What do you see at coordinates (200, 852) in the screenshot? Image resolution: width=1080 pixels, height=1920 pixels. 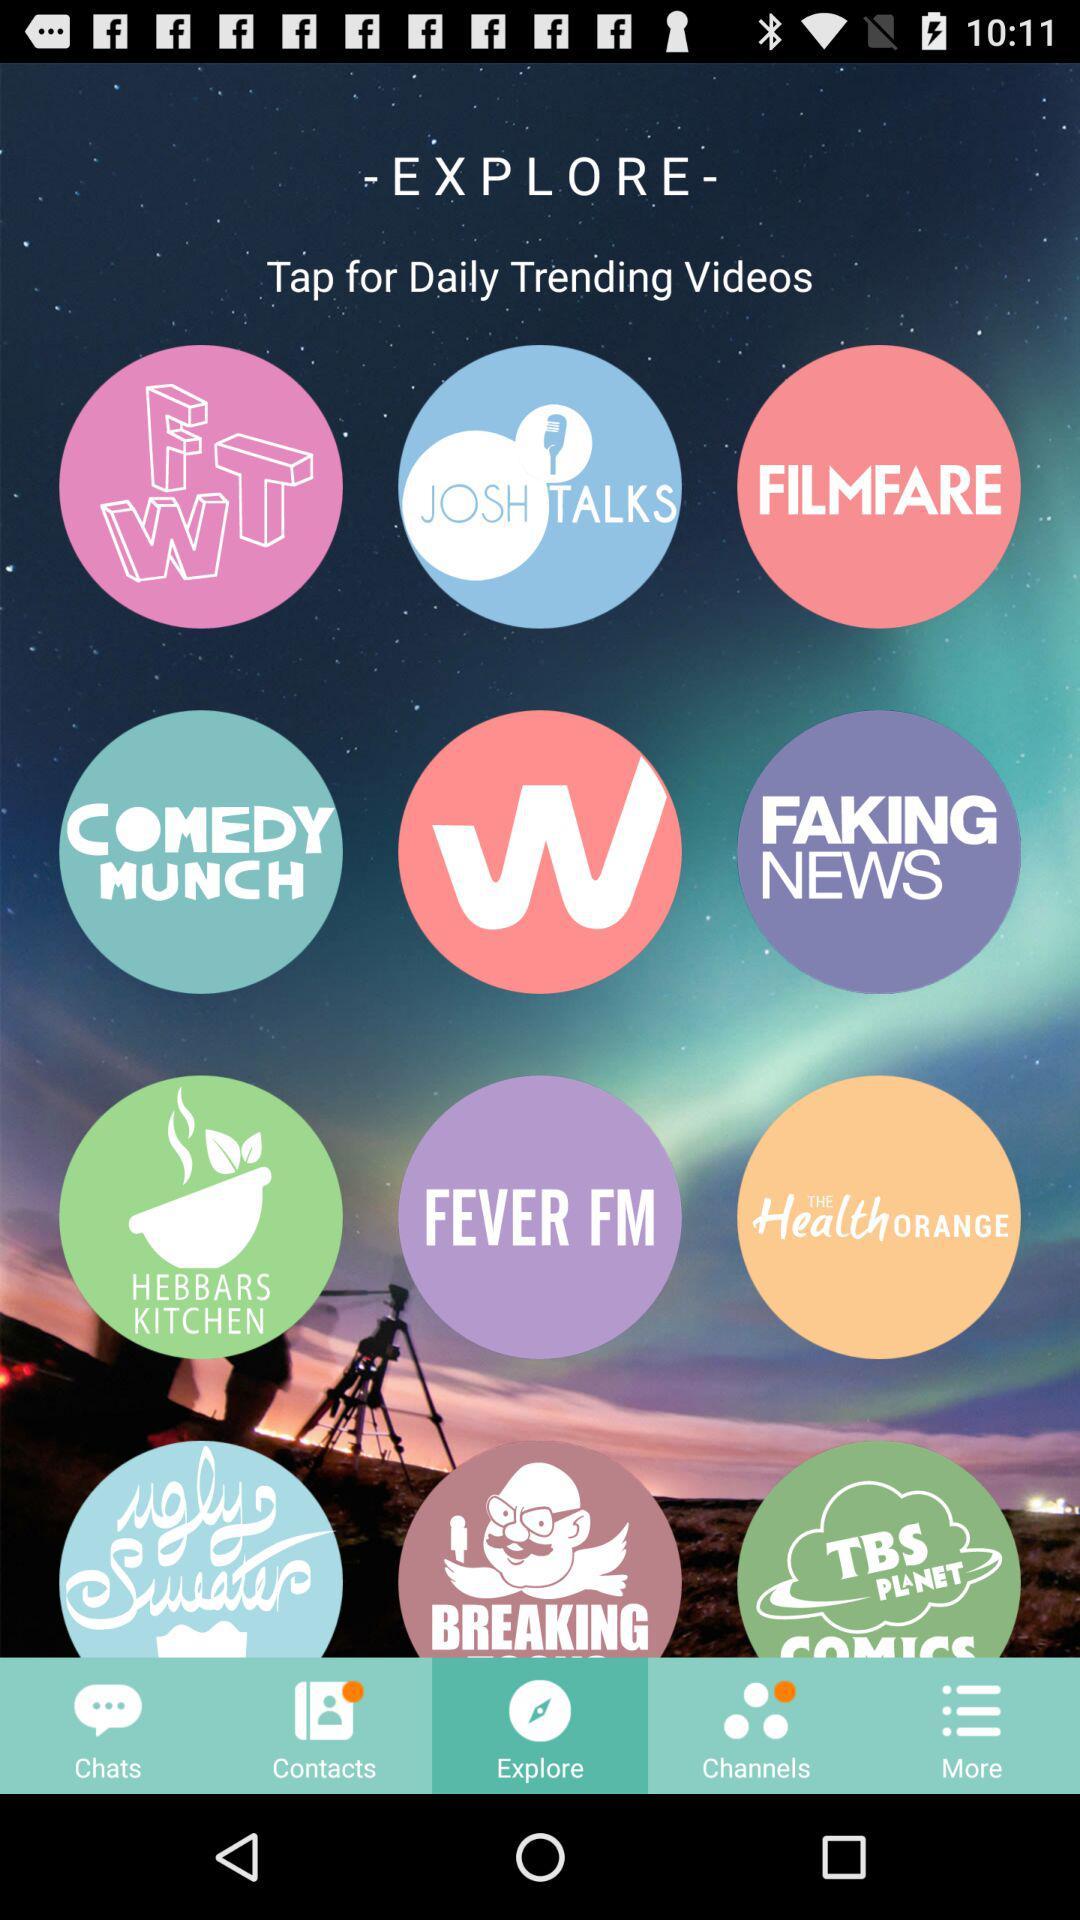 I see `the button that having a text comedy munch` at bounding box center [200, 852].